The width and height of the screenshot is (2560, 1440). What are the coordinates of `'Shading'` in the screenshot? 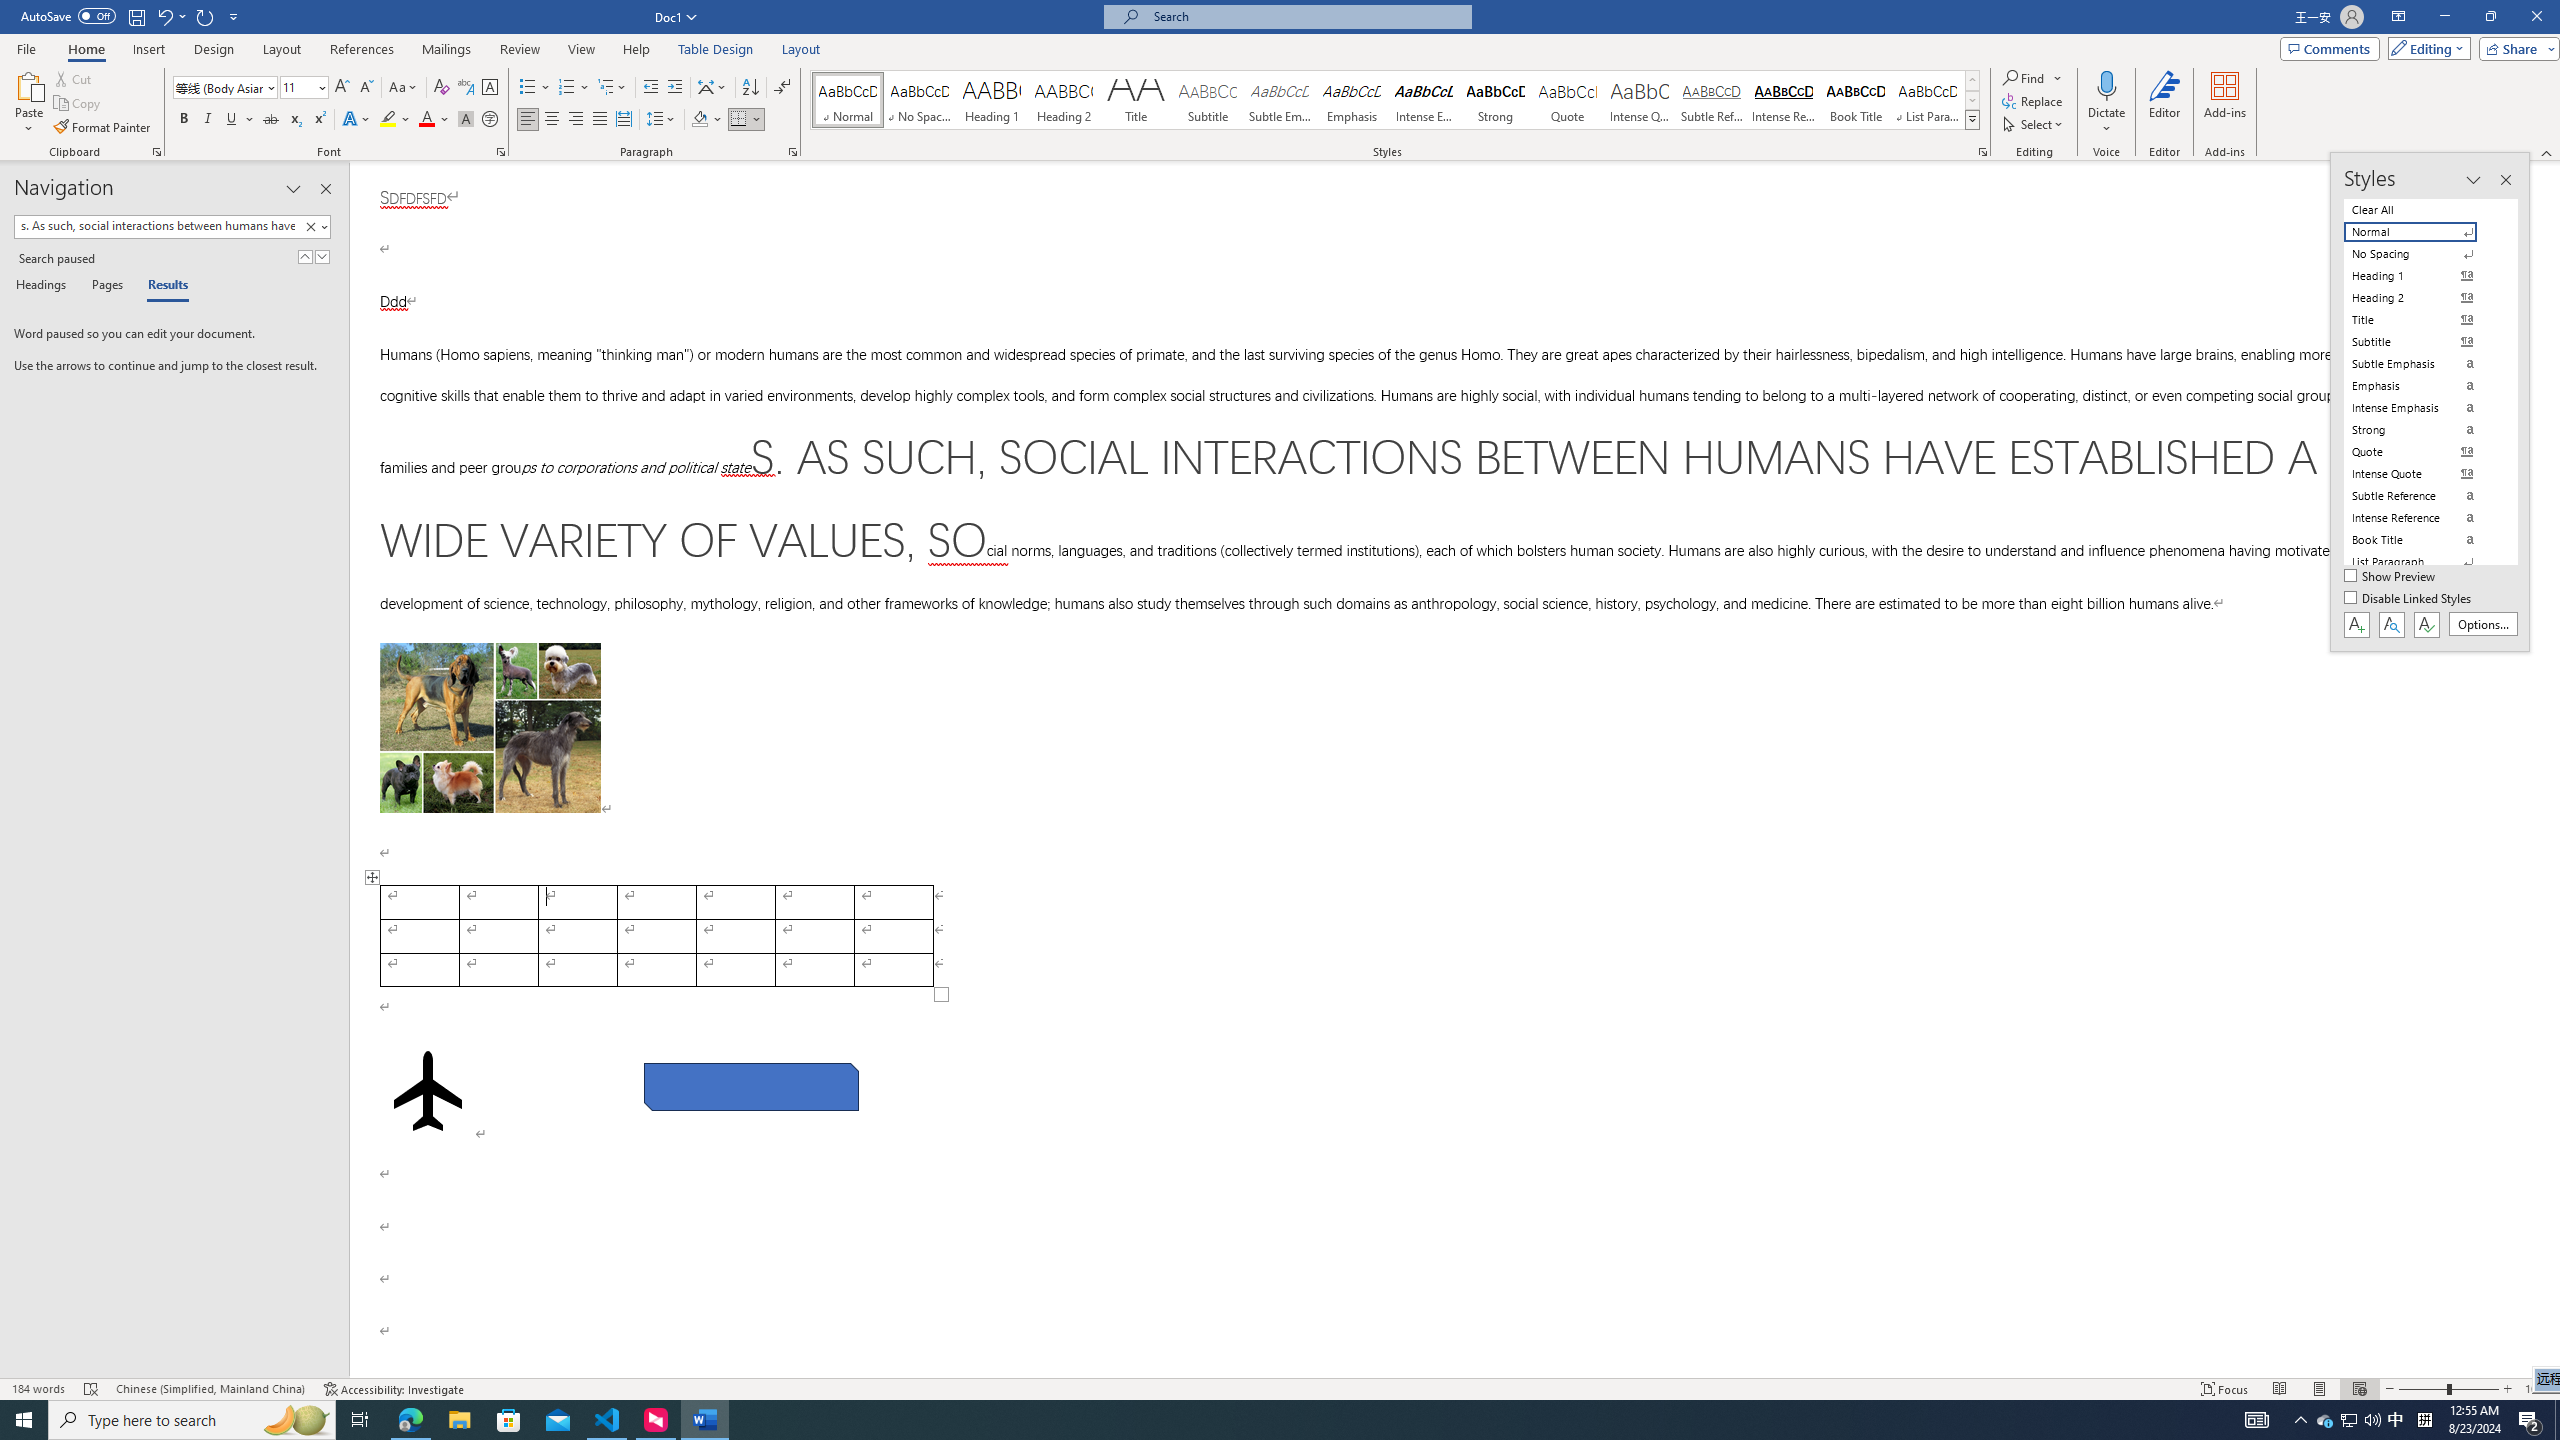 It's located at (706, 118).